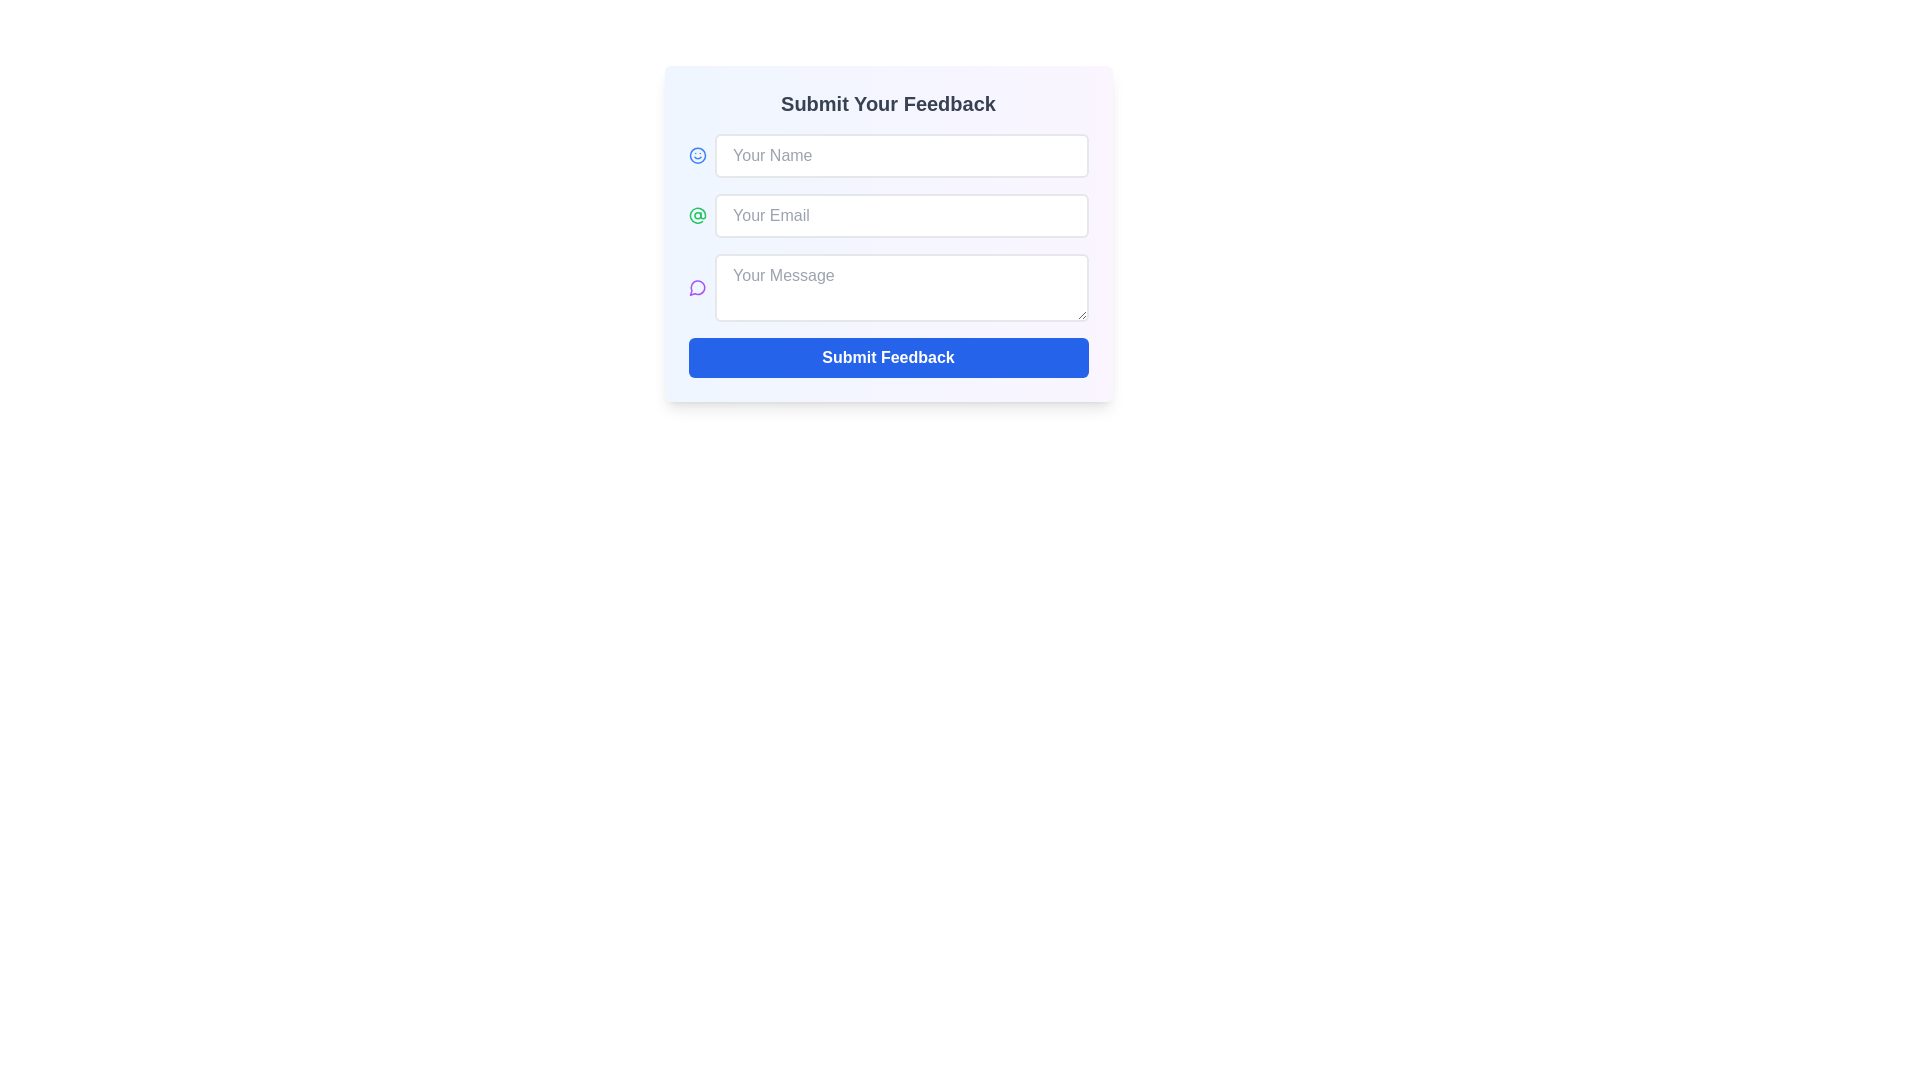 The width and height of the screenshot is (1920, 1080). I want to click on the decorative smiley face icon located near the top-left corner of the 'Your Name' input field on the feedback form, so click(697, 154).